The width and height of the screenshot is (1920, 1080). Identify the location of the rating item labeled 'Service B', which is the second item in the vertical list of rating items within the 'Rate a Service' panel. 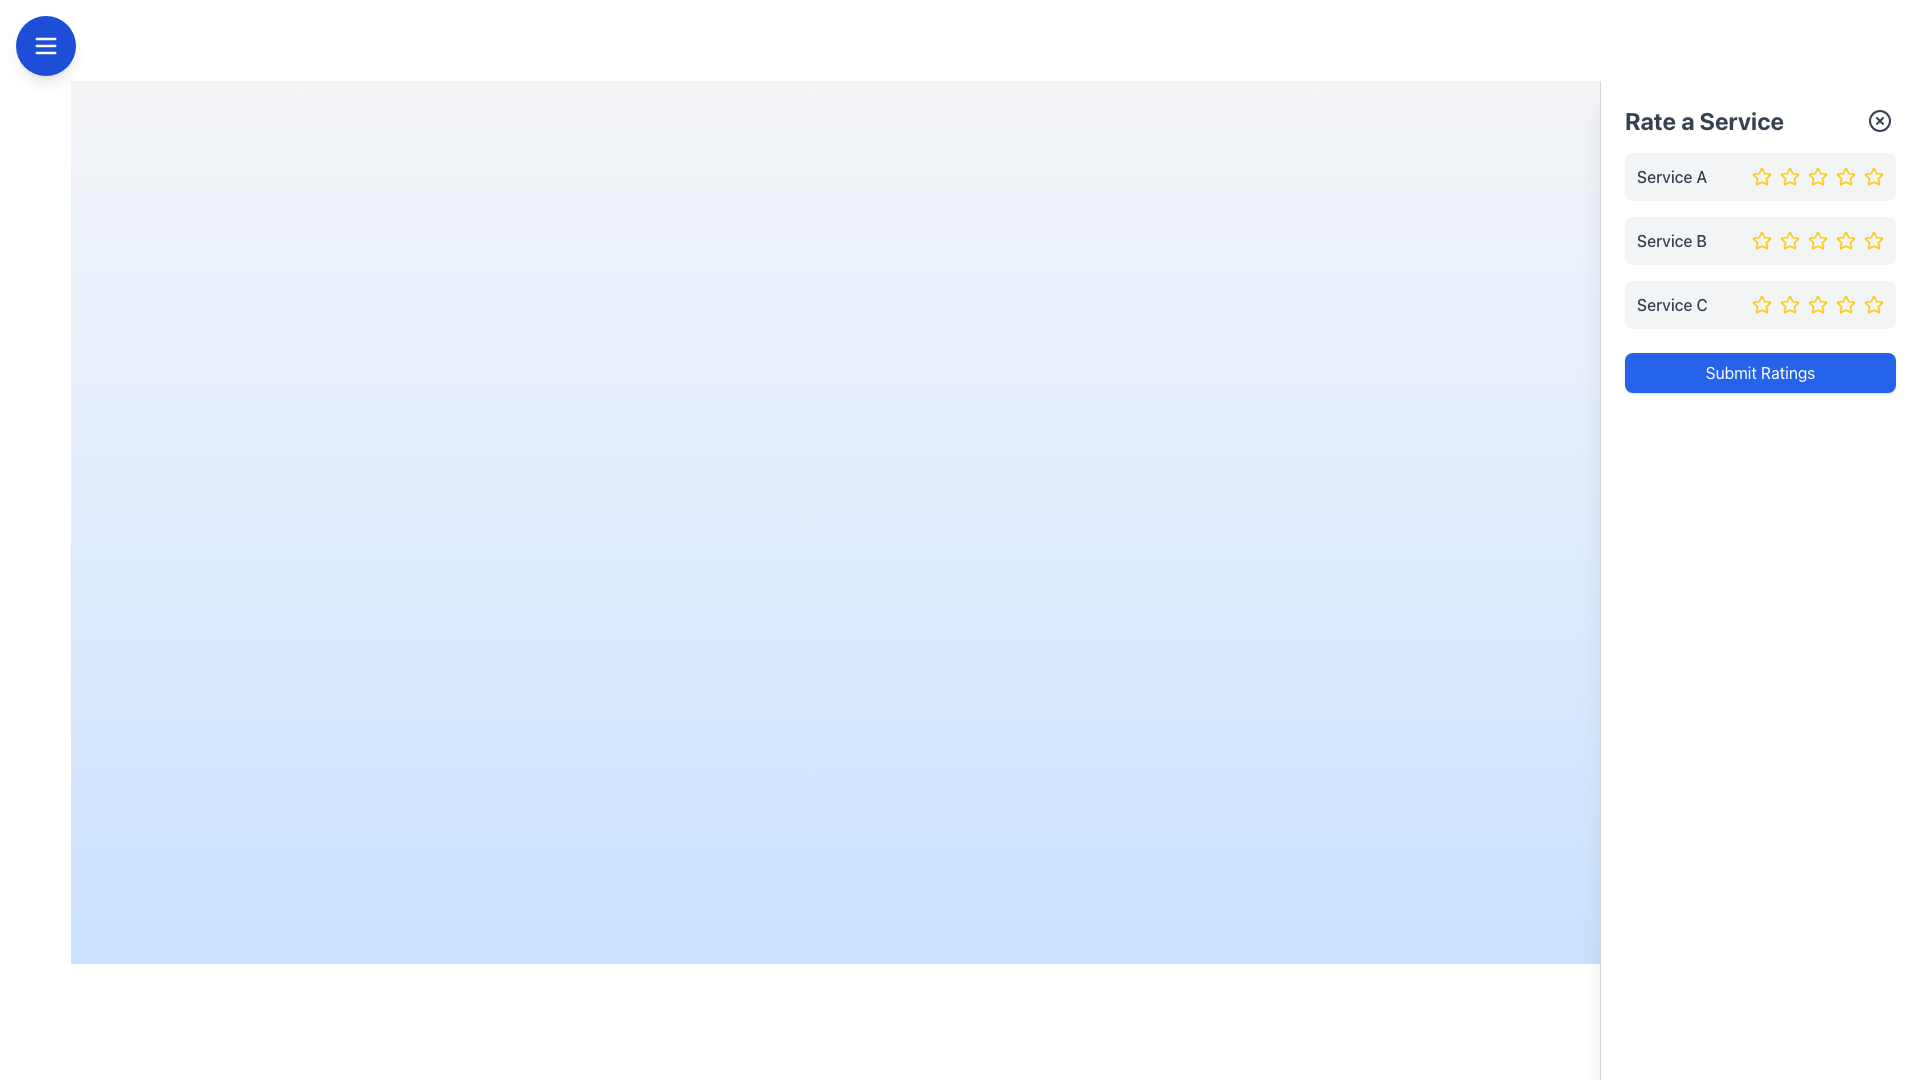
(1760, 239).